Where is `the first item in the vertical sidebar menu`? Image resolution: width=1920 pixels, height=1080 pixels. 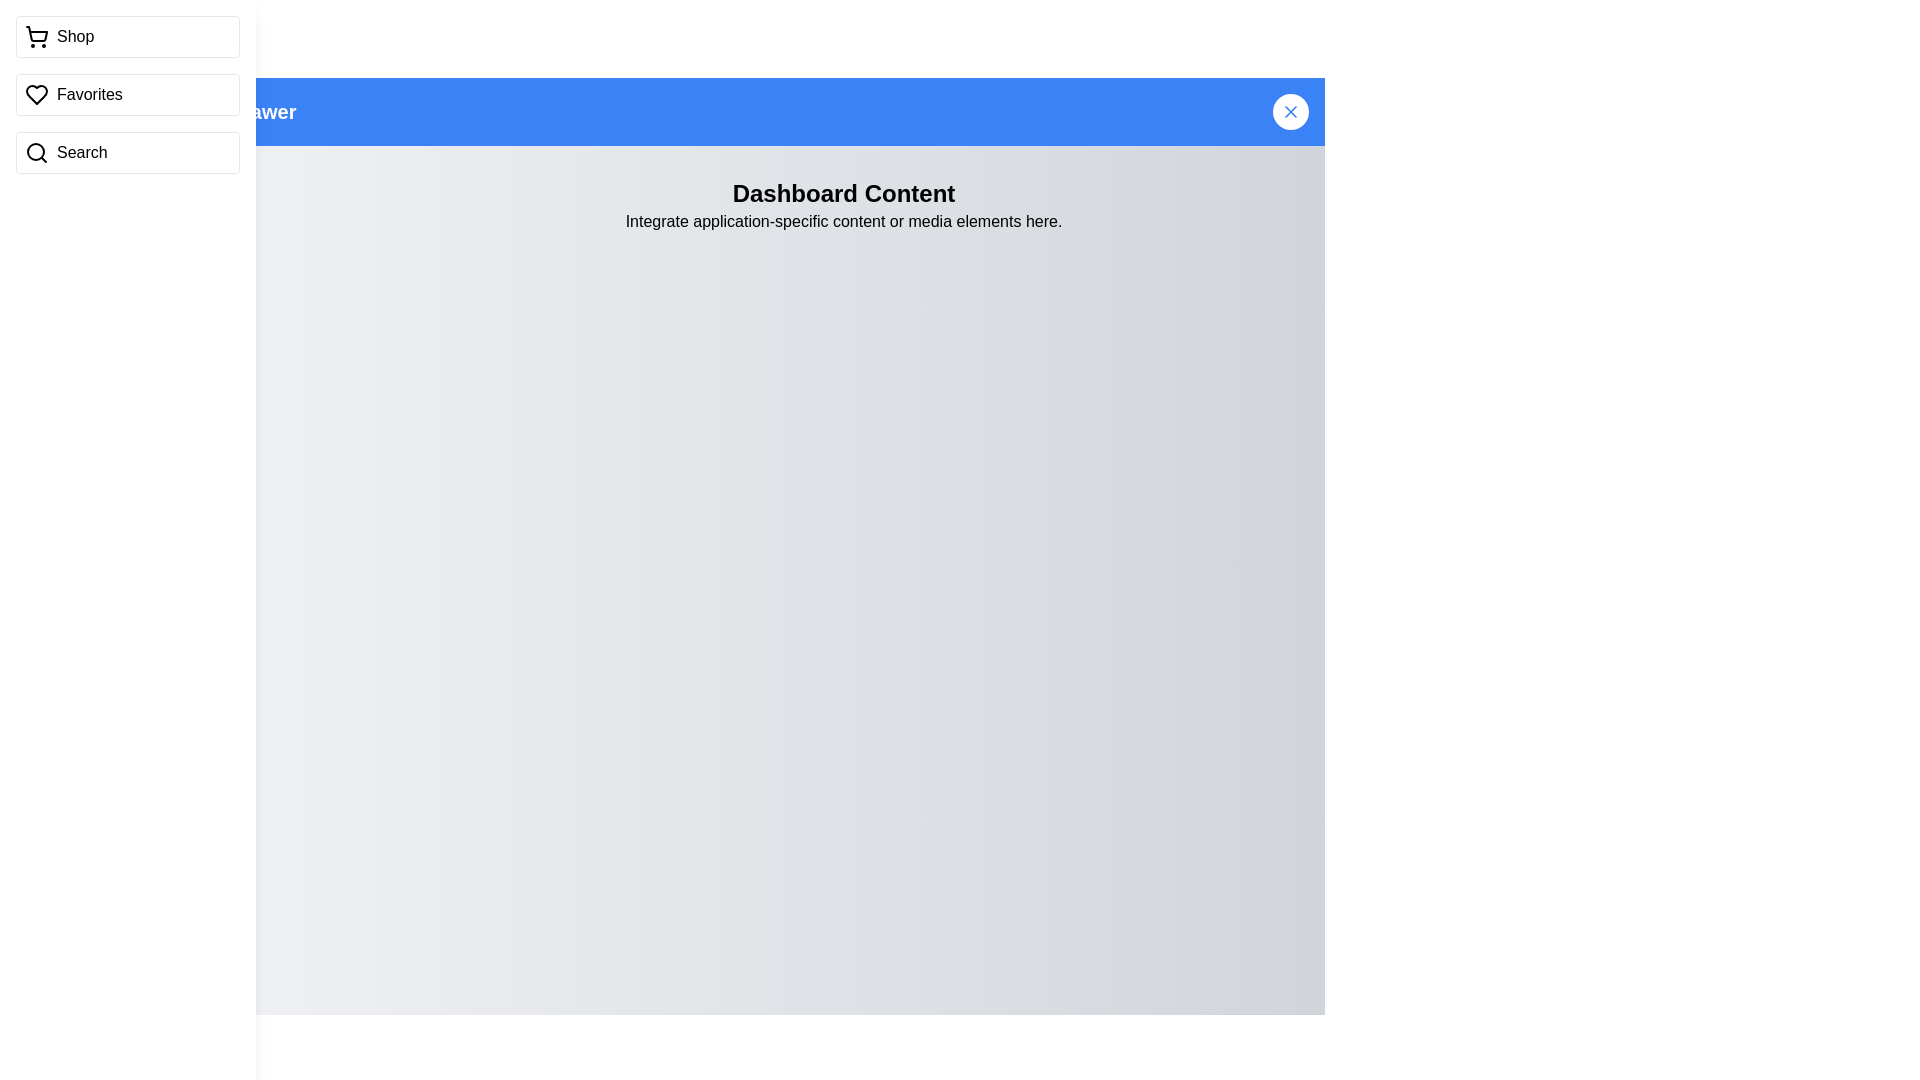
the first item in the vertical sidebar menu is located at coordinates (127, 95).